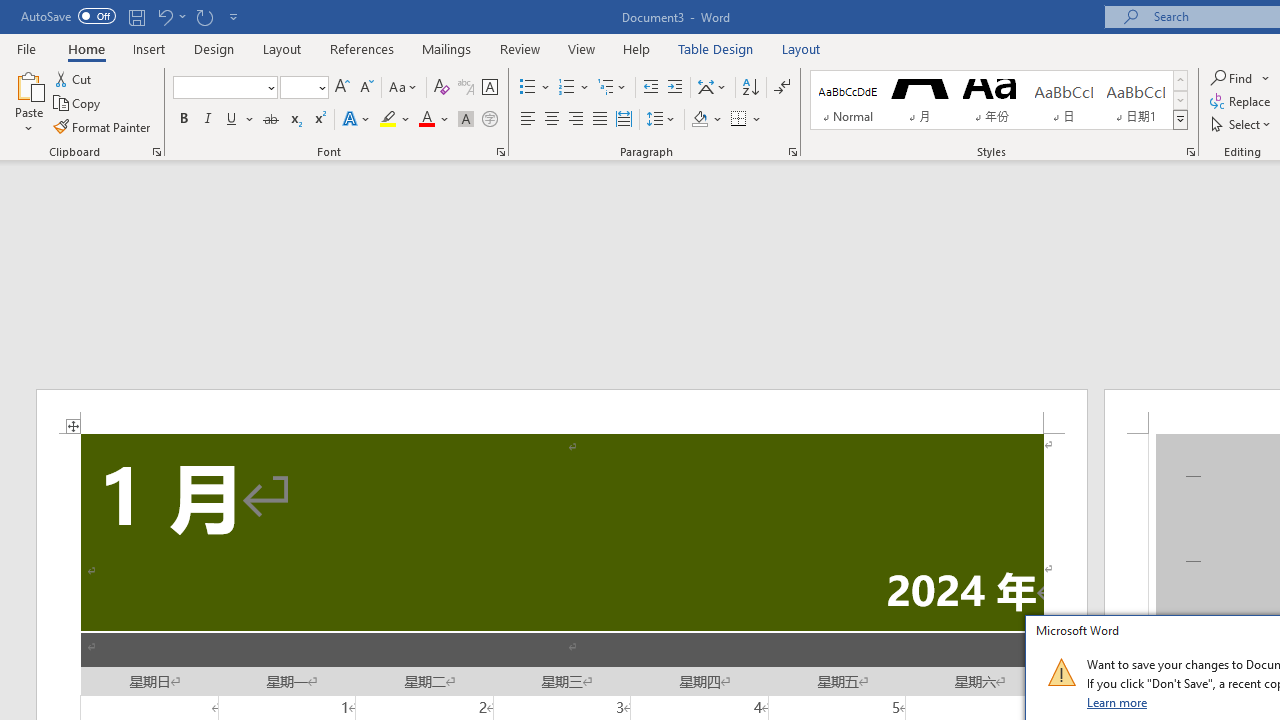 The image size is (1280, 720). I want to click on 'Office Clipboard...', so click(155, 150).